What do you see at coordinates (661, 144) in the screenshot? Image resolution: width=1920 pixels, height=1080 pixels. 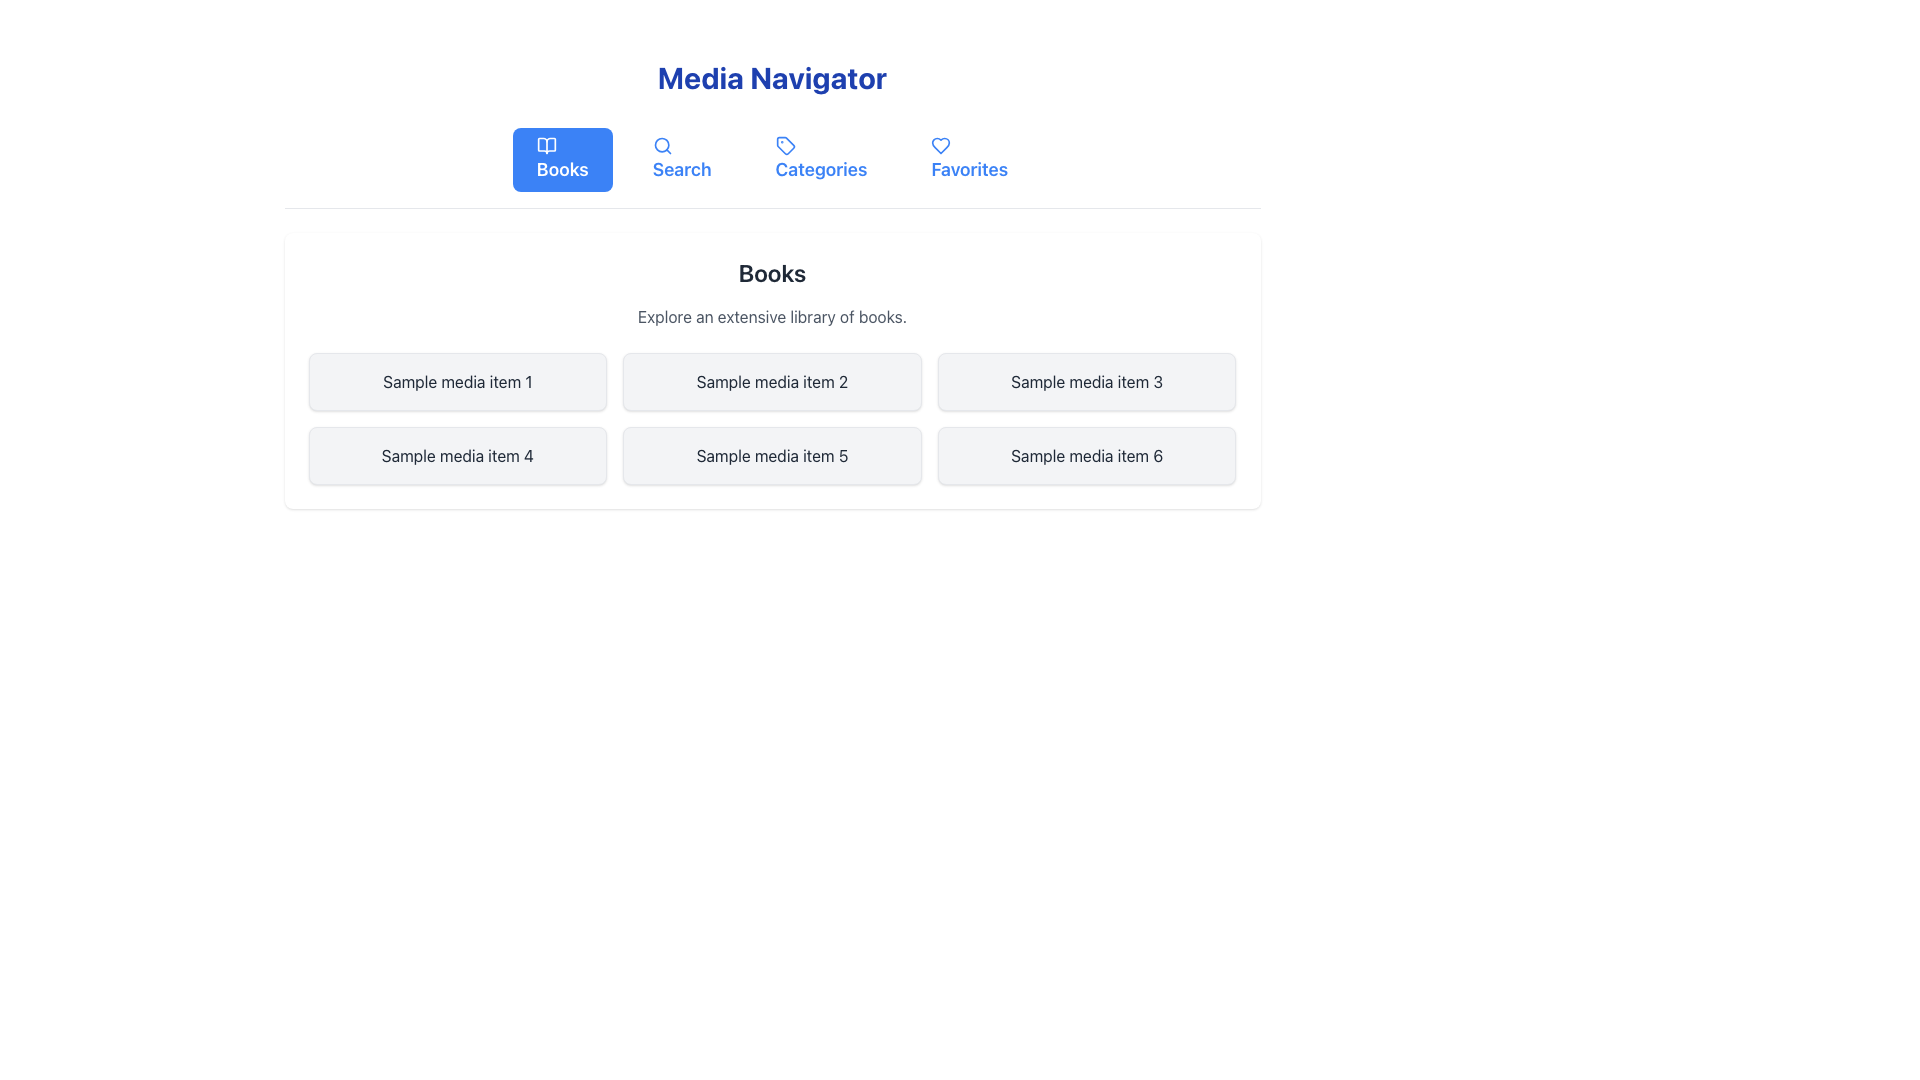 I see `the SVG element that is part of the search icon located in the top navigation bar, specifically the second menu item labeled 'Search.'` at bounding box center [661, 144].